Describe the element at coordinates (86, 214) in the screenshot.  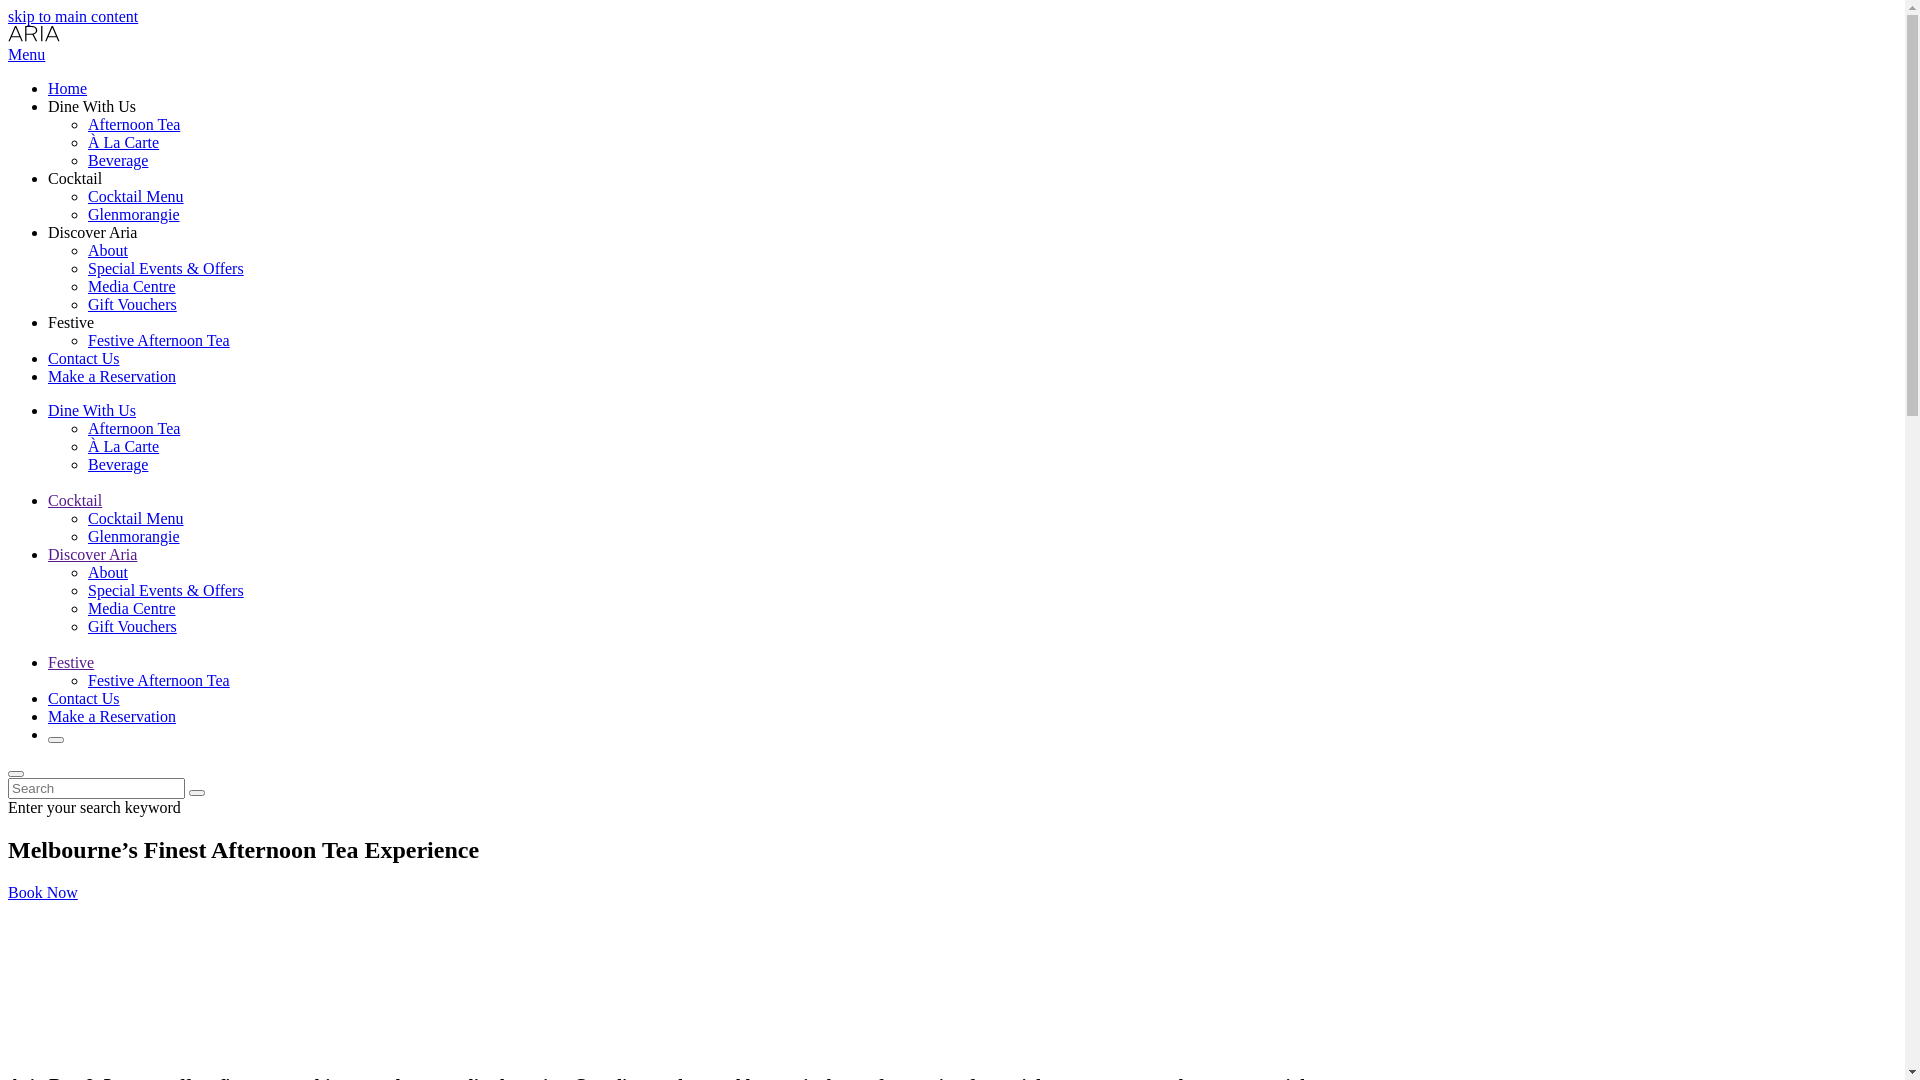
I see `'Glenmorangie'` at that location.